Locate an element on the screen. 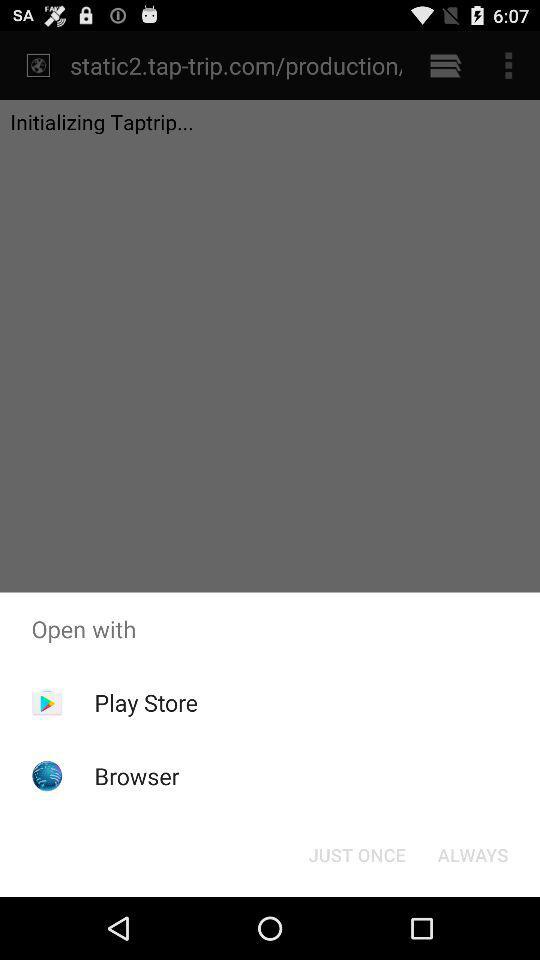 The image size is (540, 960). the play store is located at coordinates (145, 702).